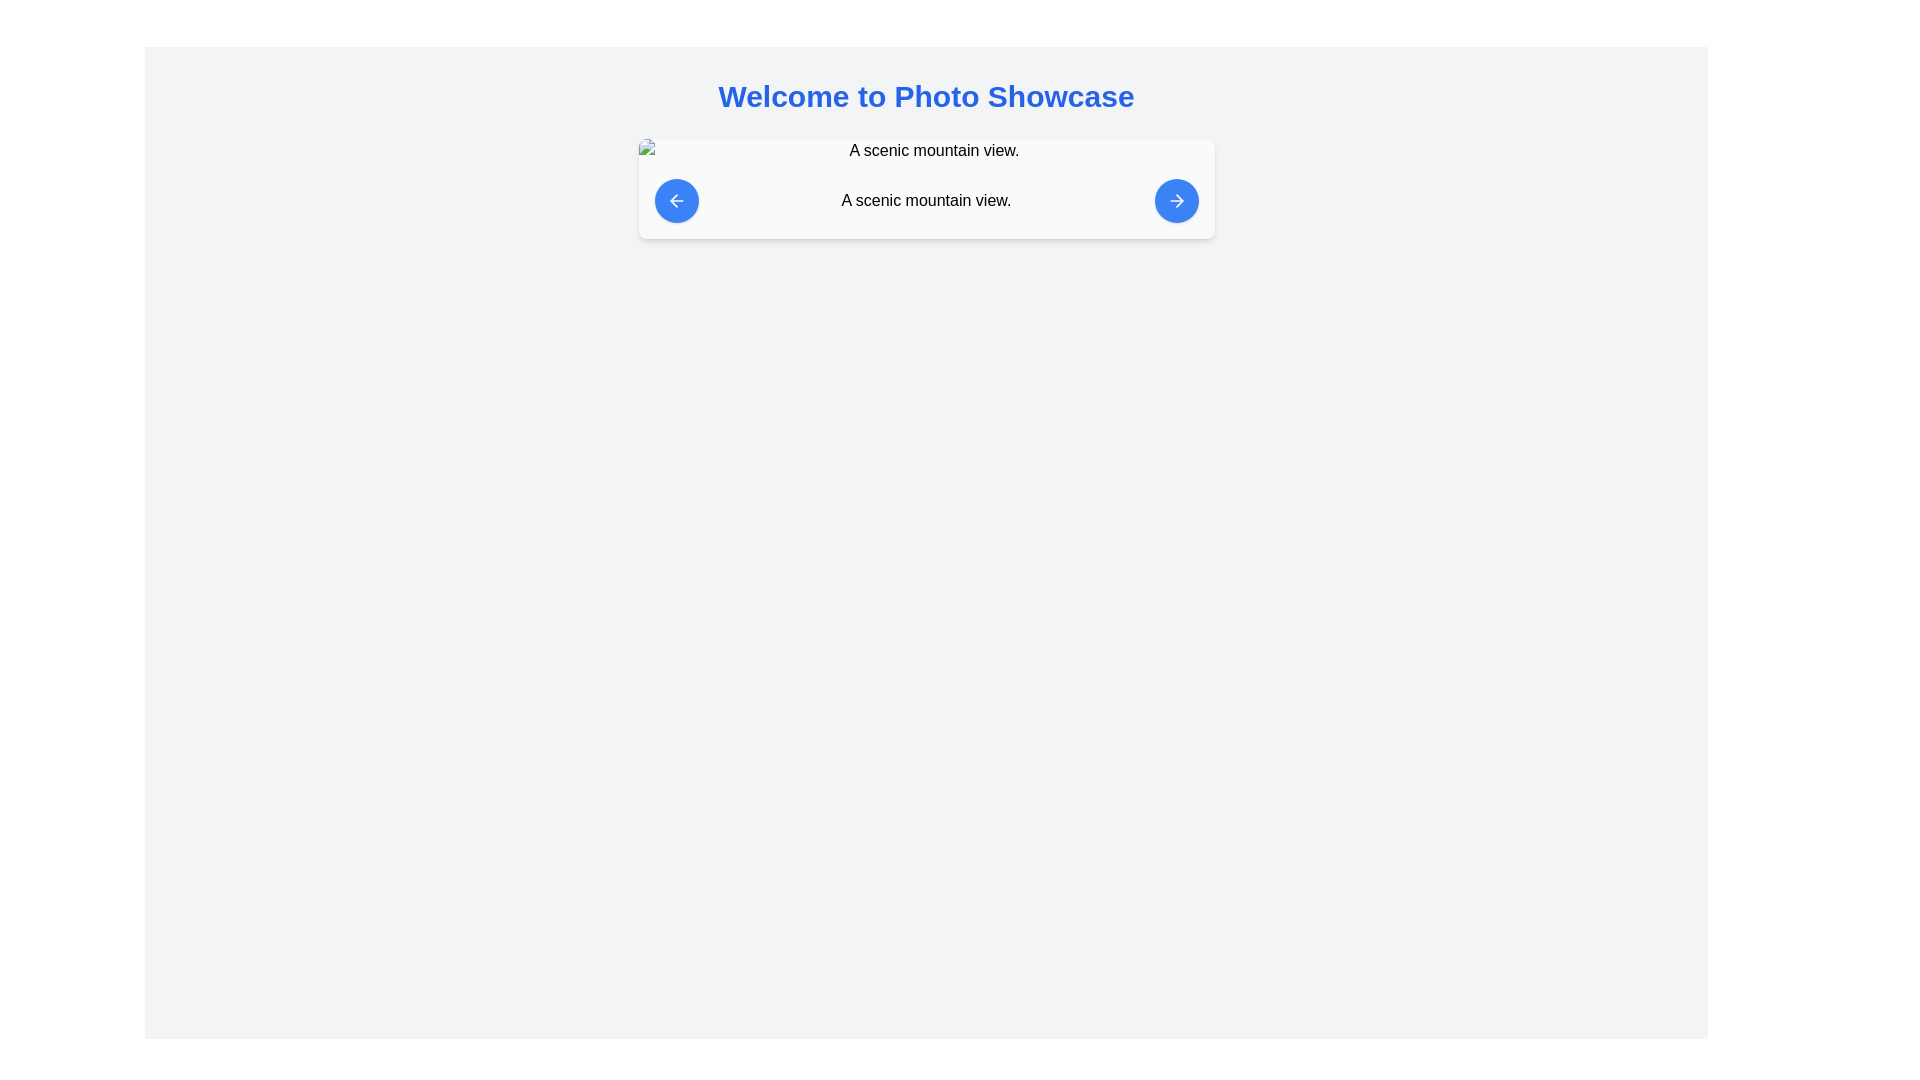 The image size is (1920, 1080). Describe the element at coordinates (925, 149) in the screenshot. I see `or identify the image placeholder with rounded corners and a gray outline, which has the alternate text 'A scenic mountain view.'` at that location.